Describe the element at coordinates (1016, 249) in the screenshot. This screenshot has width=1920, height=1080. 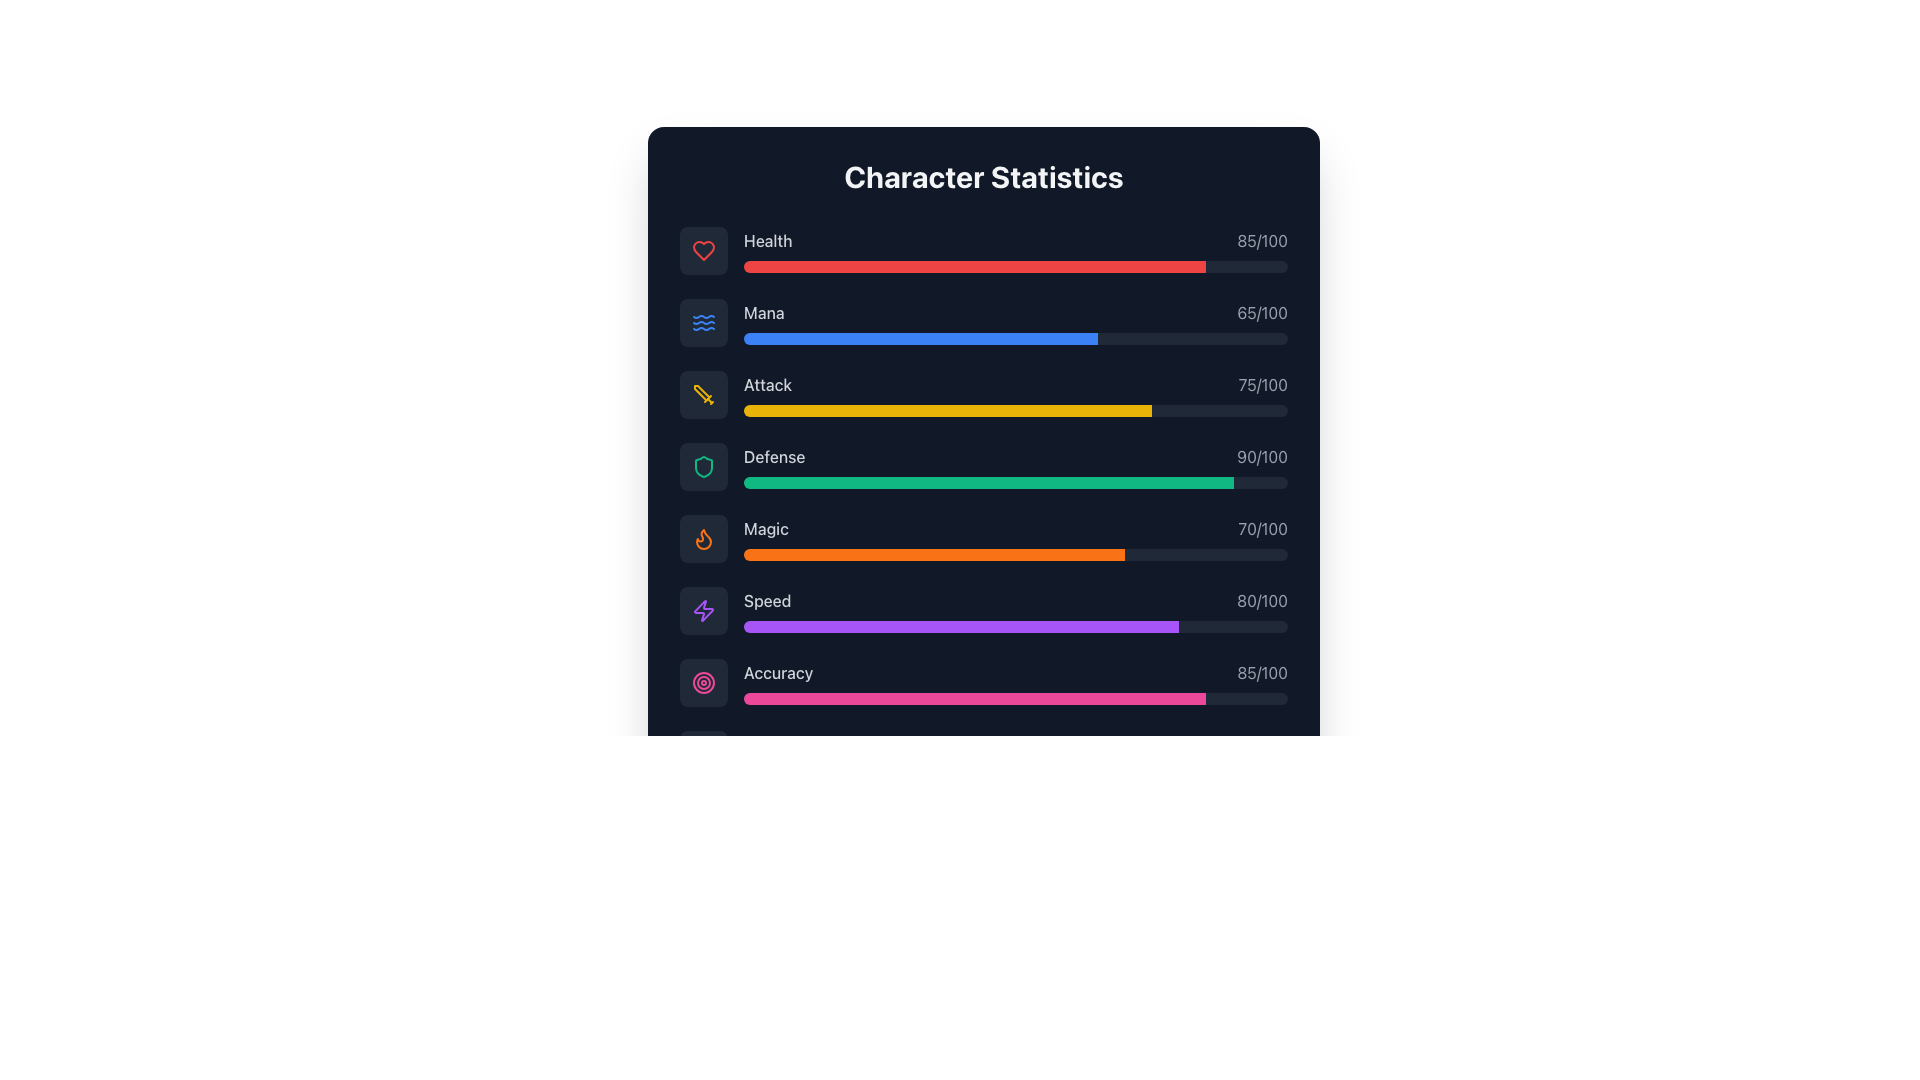
I see `the 'Health' progress bar element, which is located in the 'Character Statistics' interface, displaying 'Health' and '85/100' with a red-filled progress bar` at that location.